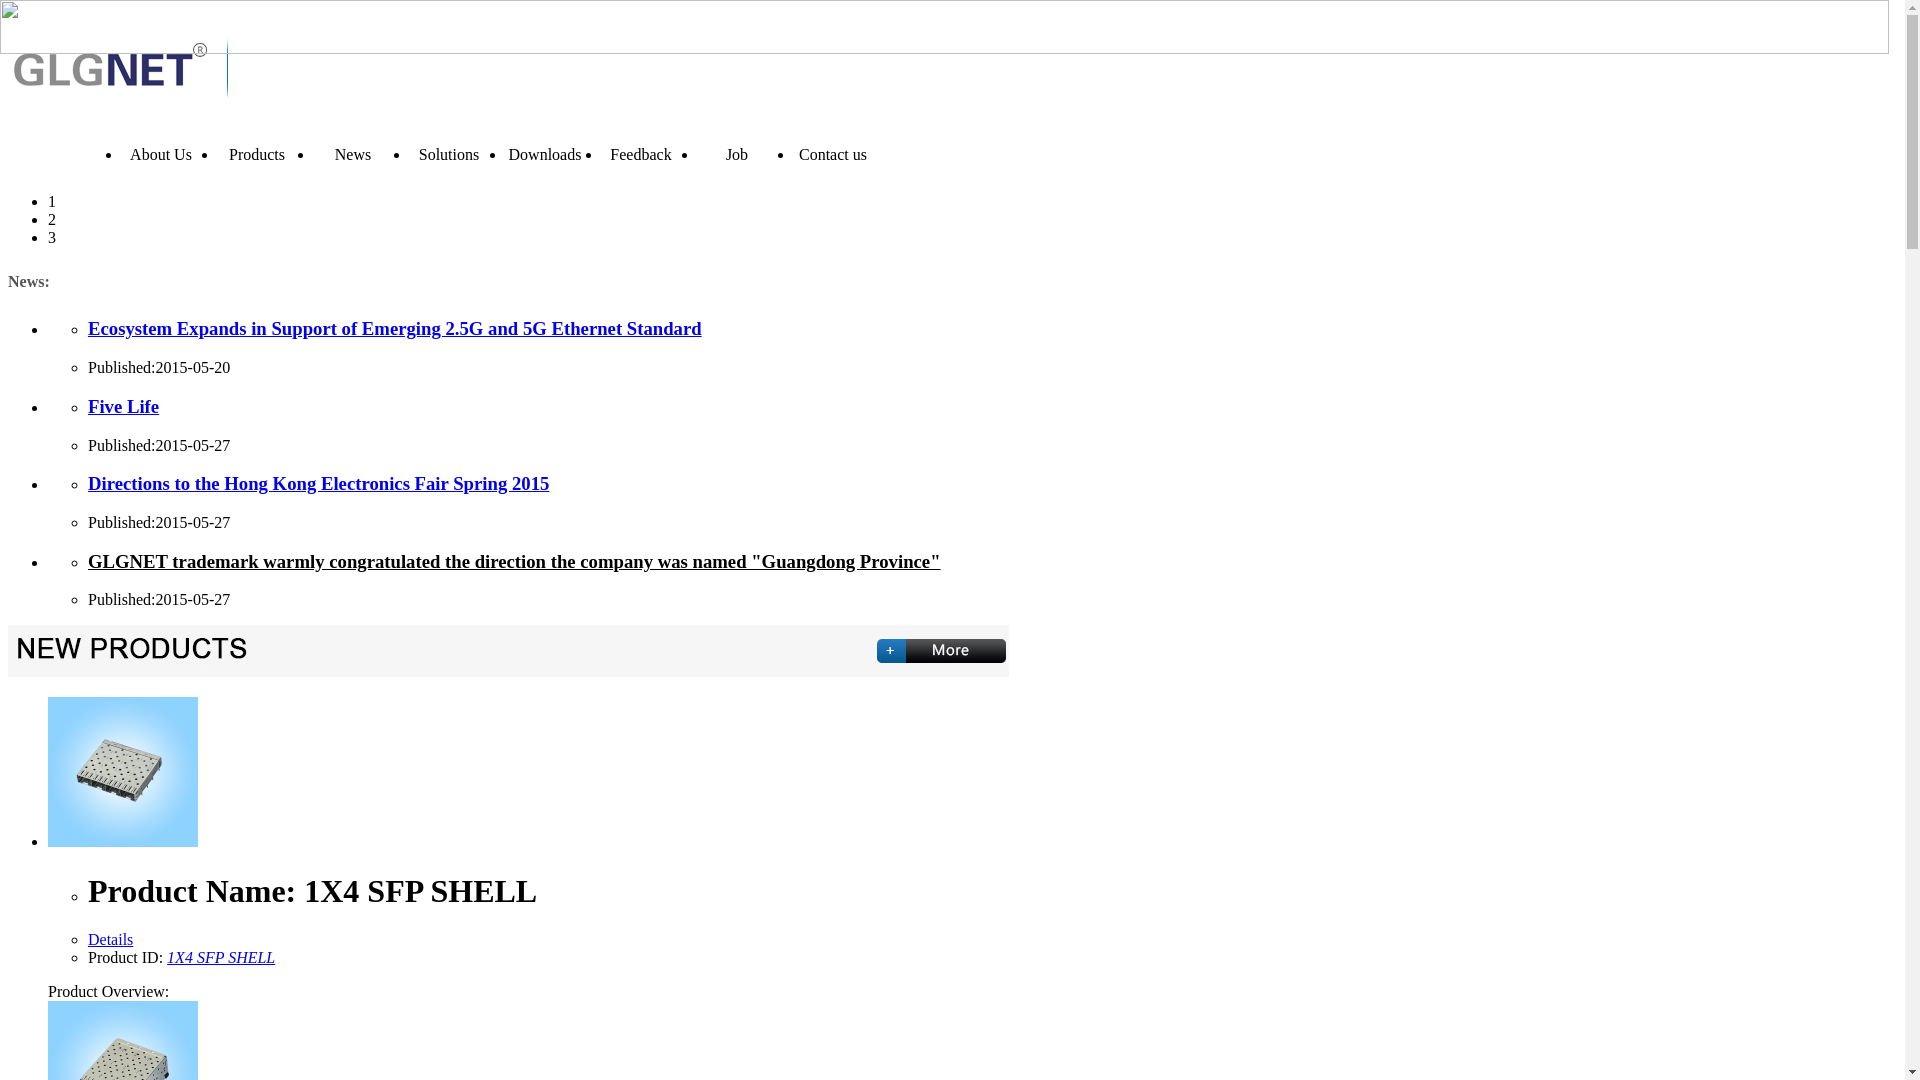  I want to click on 'Products', so click(256, 153).